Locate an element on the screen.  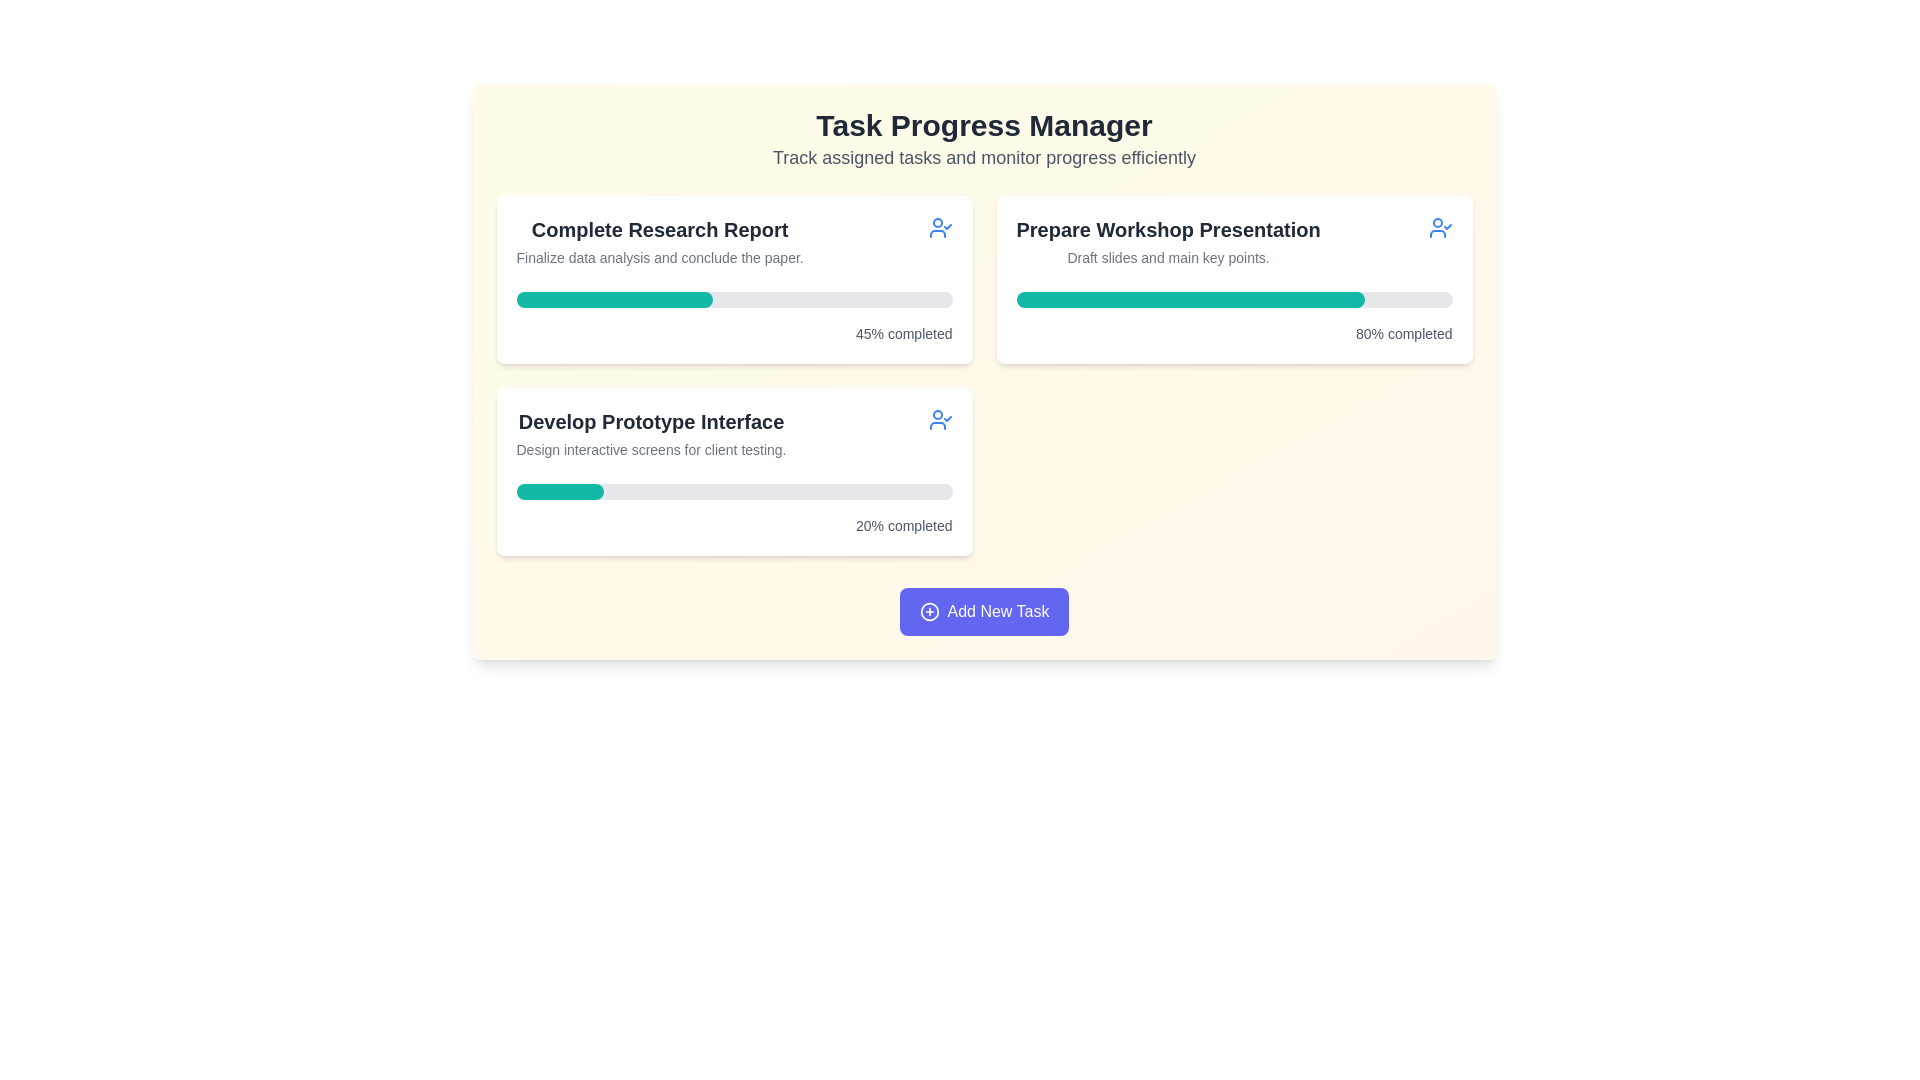
the text heading labeled 'Prepare Workshop Presentation', which is styled in bold and larger font, located in the upper-right quadrant of the interface is located at coordinates (1168, 229).